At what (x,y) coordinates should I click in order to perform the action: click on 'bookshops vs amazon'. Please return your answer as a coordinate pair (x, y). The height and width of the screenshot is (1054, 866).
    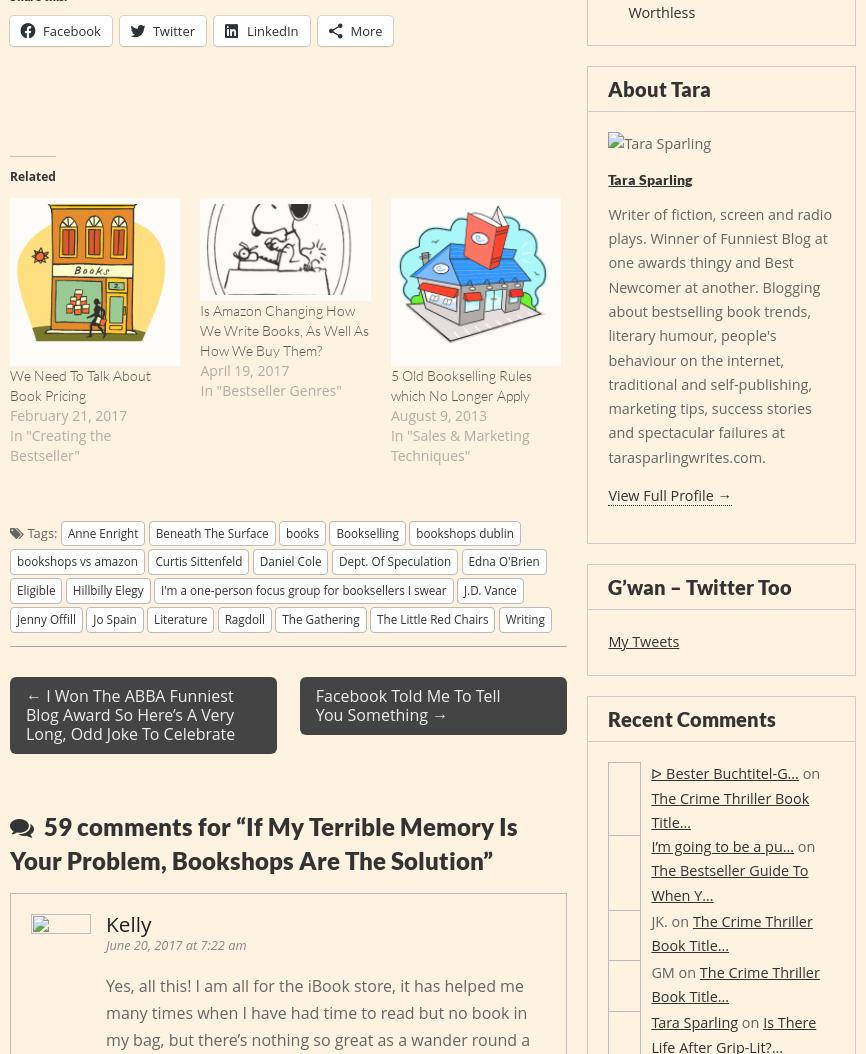
    Looking at the image, I should click on (77, 561).